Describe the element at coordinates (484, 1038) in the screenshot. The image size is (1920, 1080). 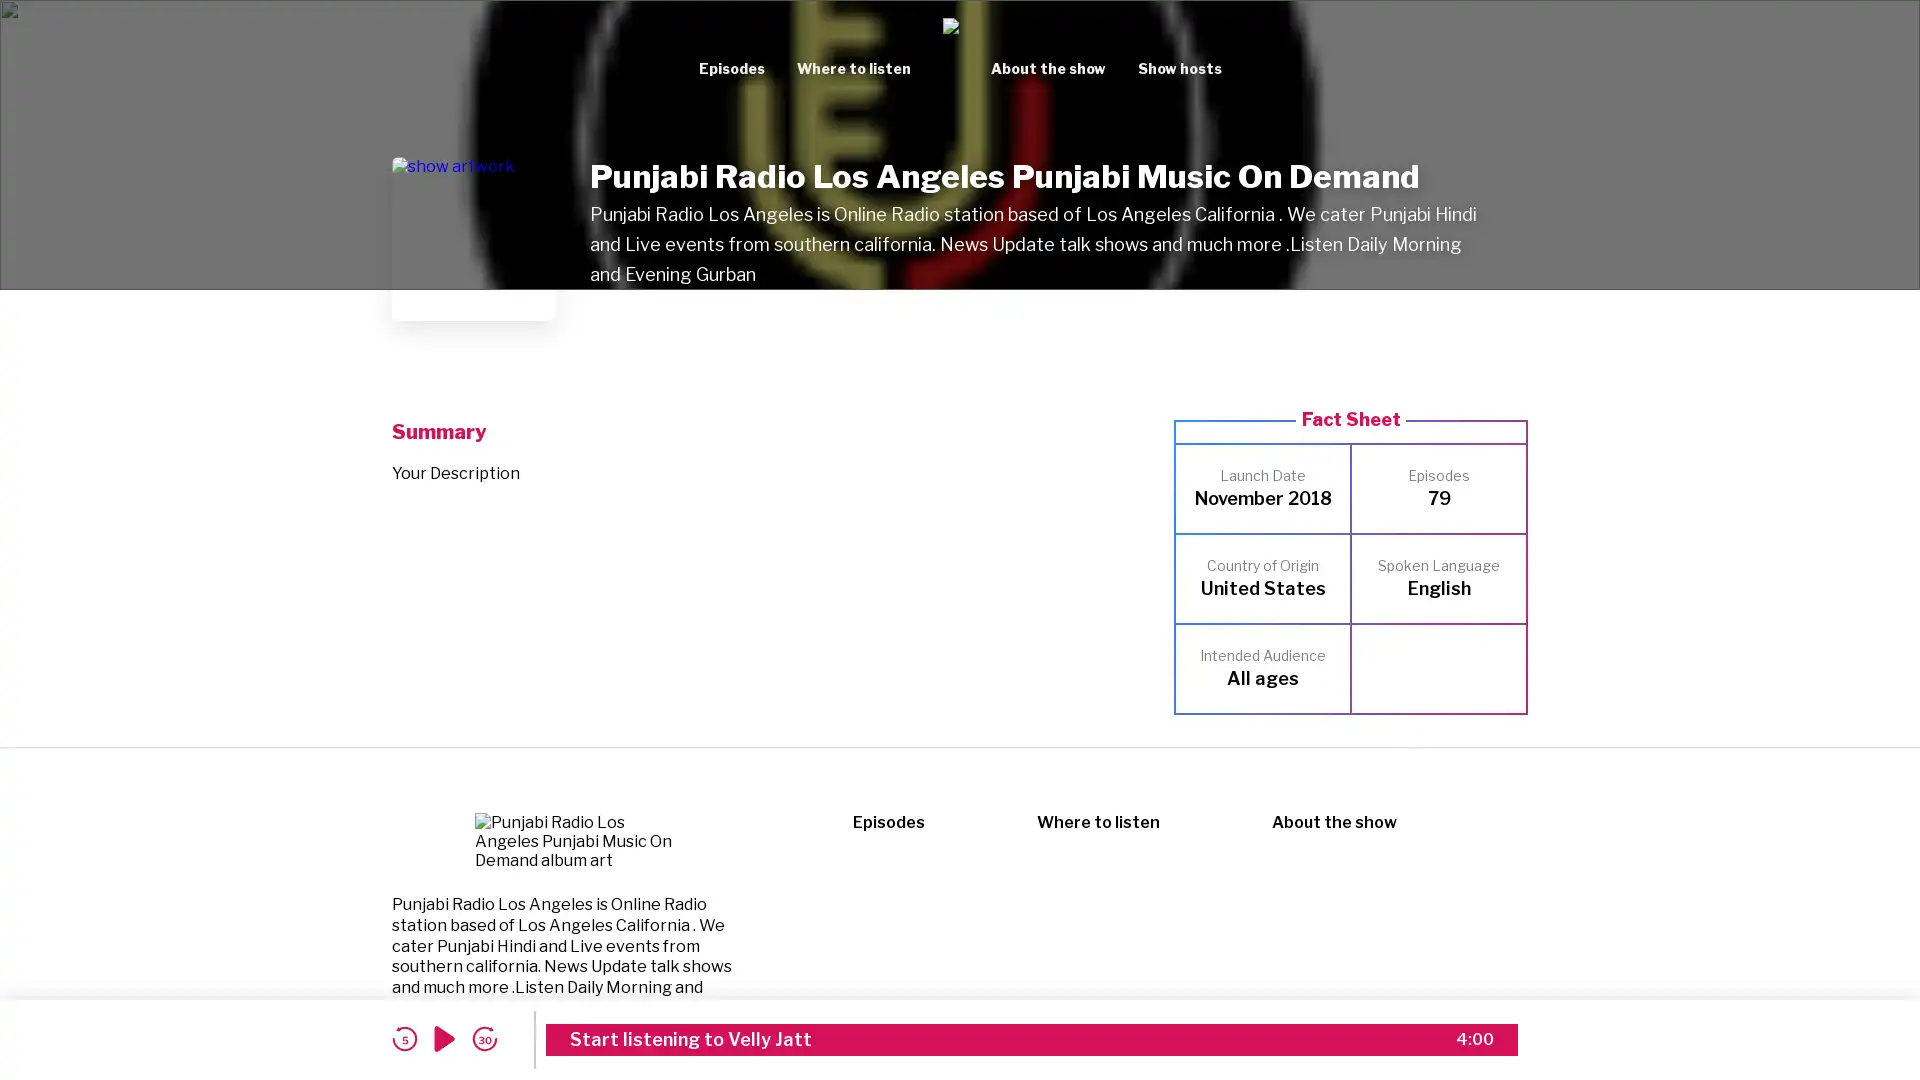
I see `skip forward 30 seconds` at that location.